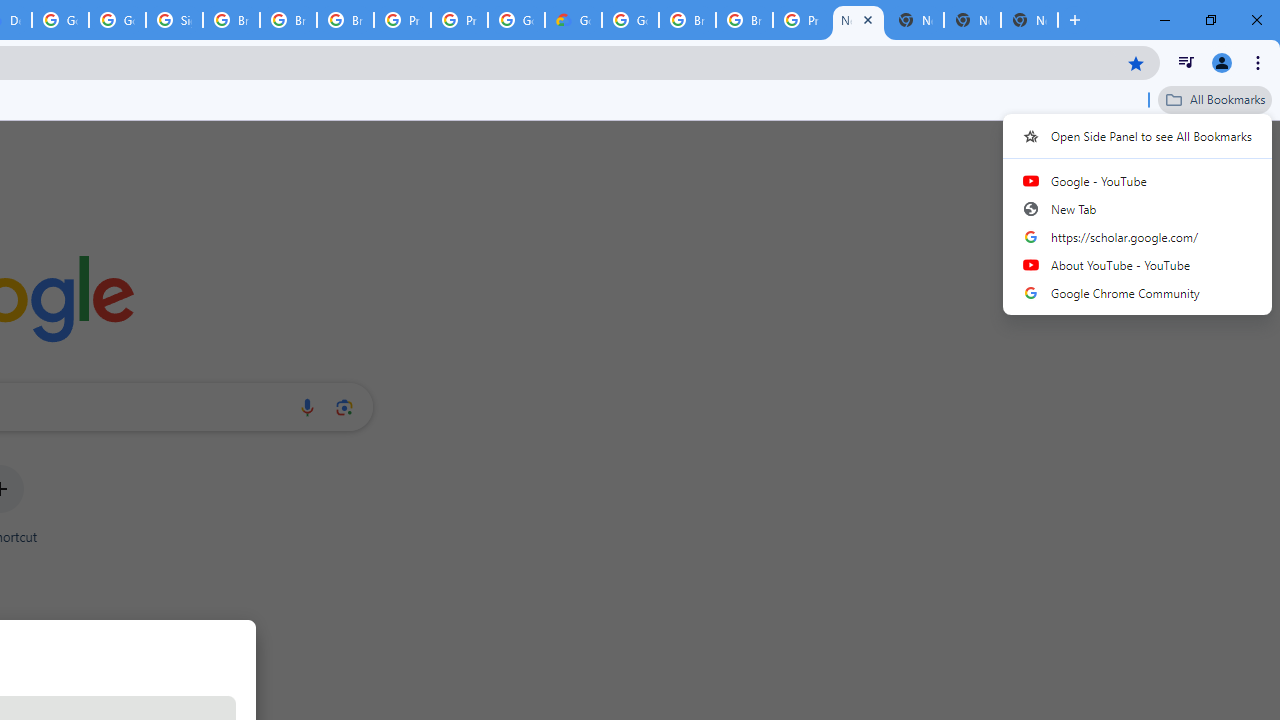  I want to click on 'Control your music, videos, and more', so click(1185, 61).